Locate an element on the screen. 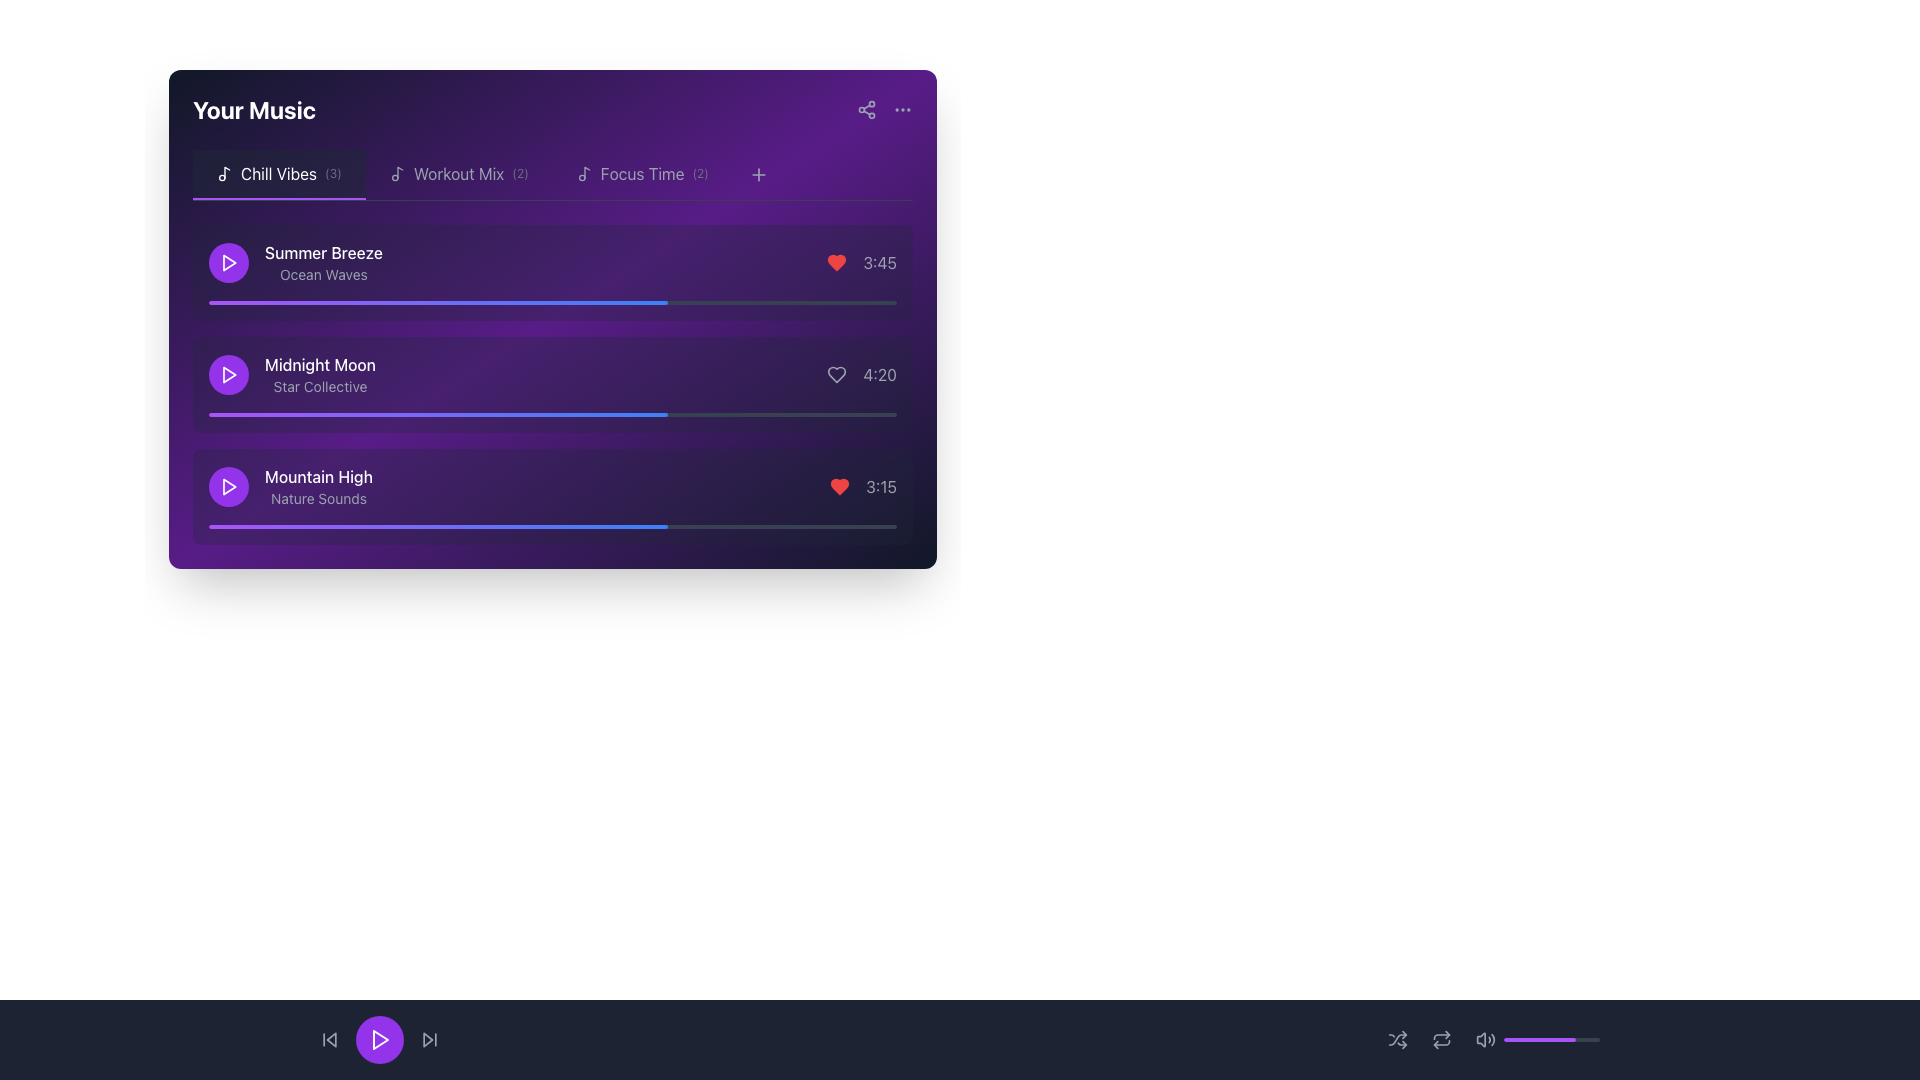  the circular purple button with a white play icon to play the song 'Summer Breeze' located at the beginning of the list item is located at coordinates (229, 261).